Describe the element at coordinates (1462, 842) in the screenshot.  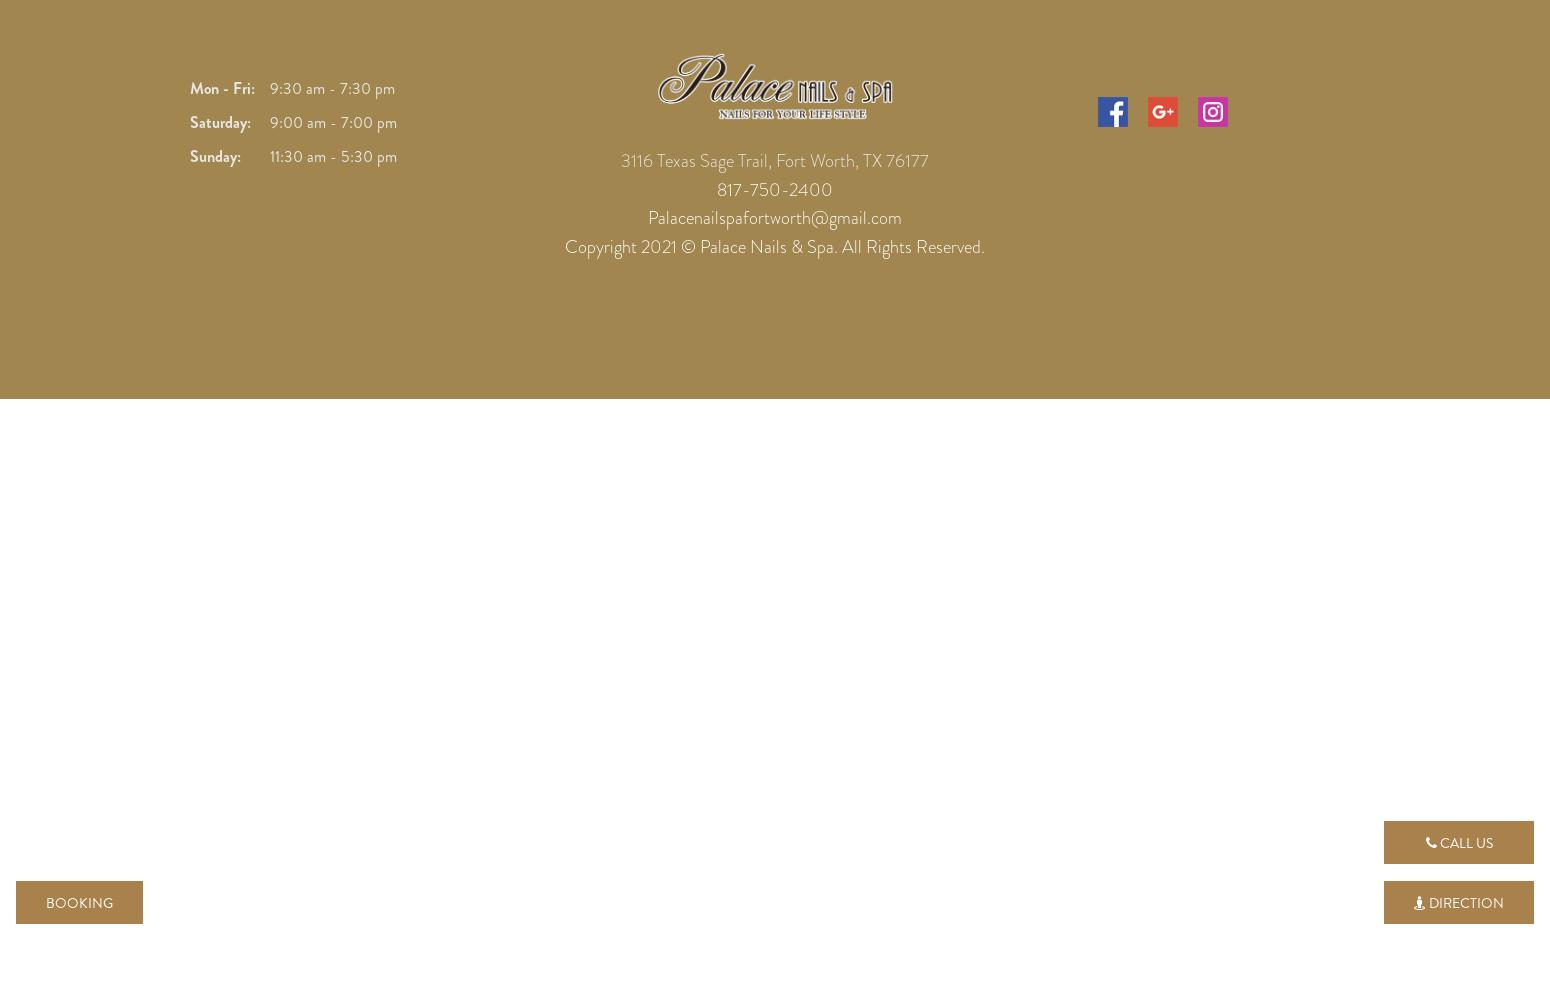
I see `'Call us'` at that location.